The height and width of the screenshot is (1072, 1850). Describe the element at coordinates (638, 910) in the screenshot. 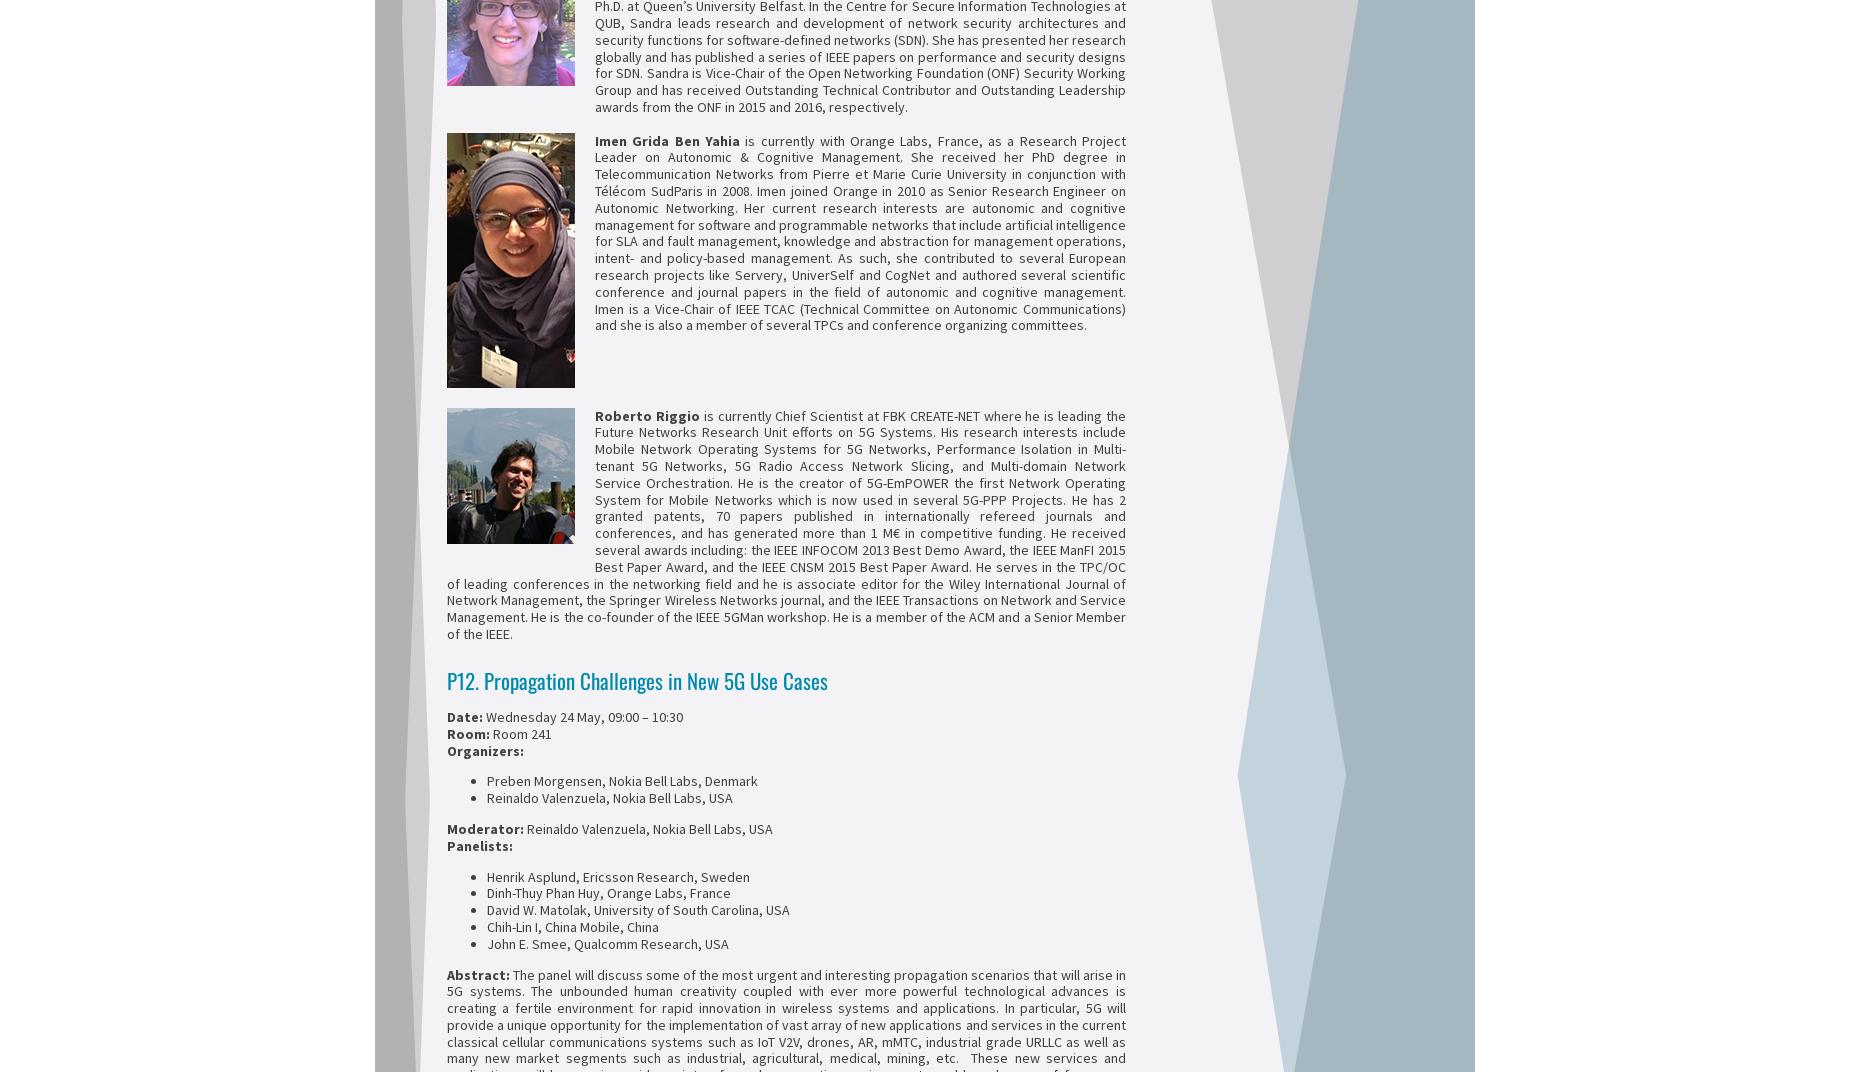

I see `'David W. Matolak, University of South Carolina, USA'` at that location.